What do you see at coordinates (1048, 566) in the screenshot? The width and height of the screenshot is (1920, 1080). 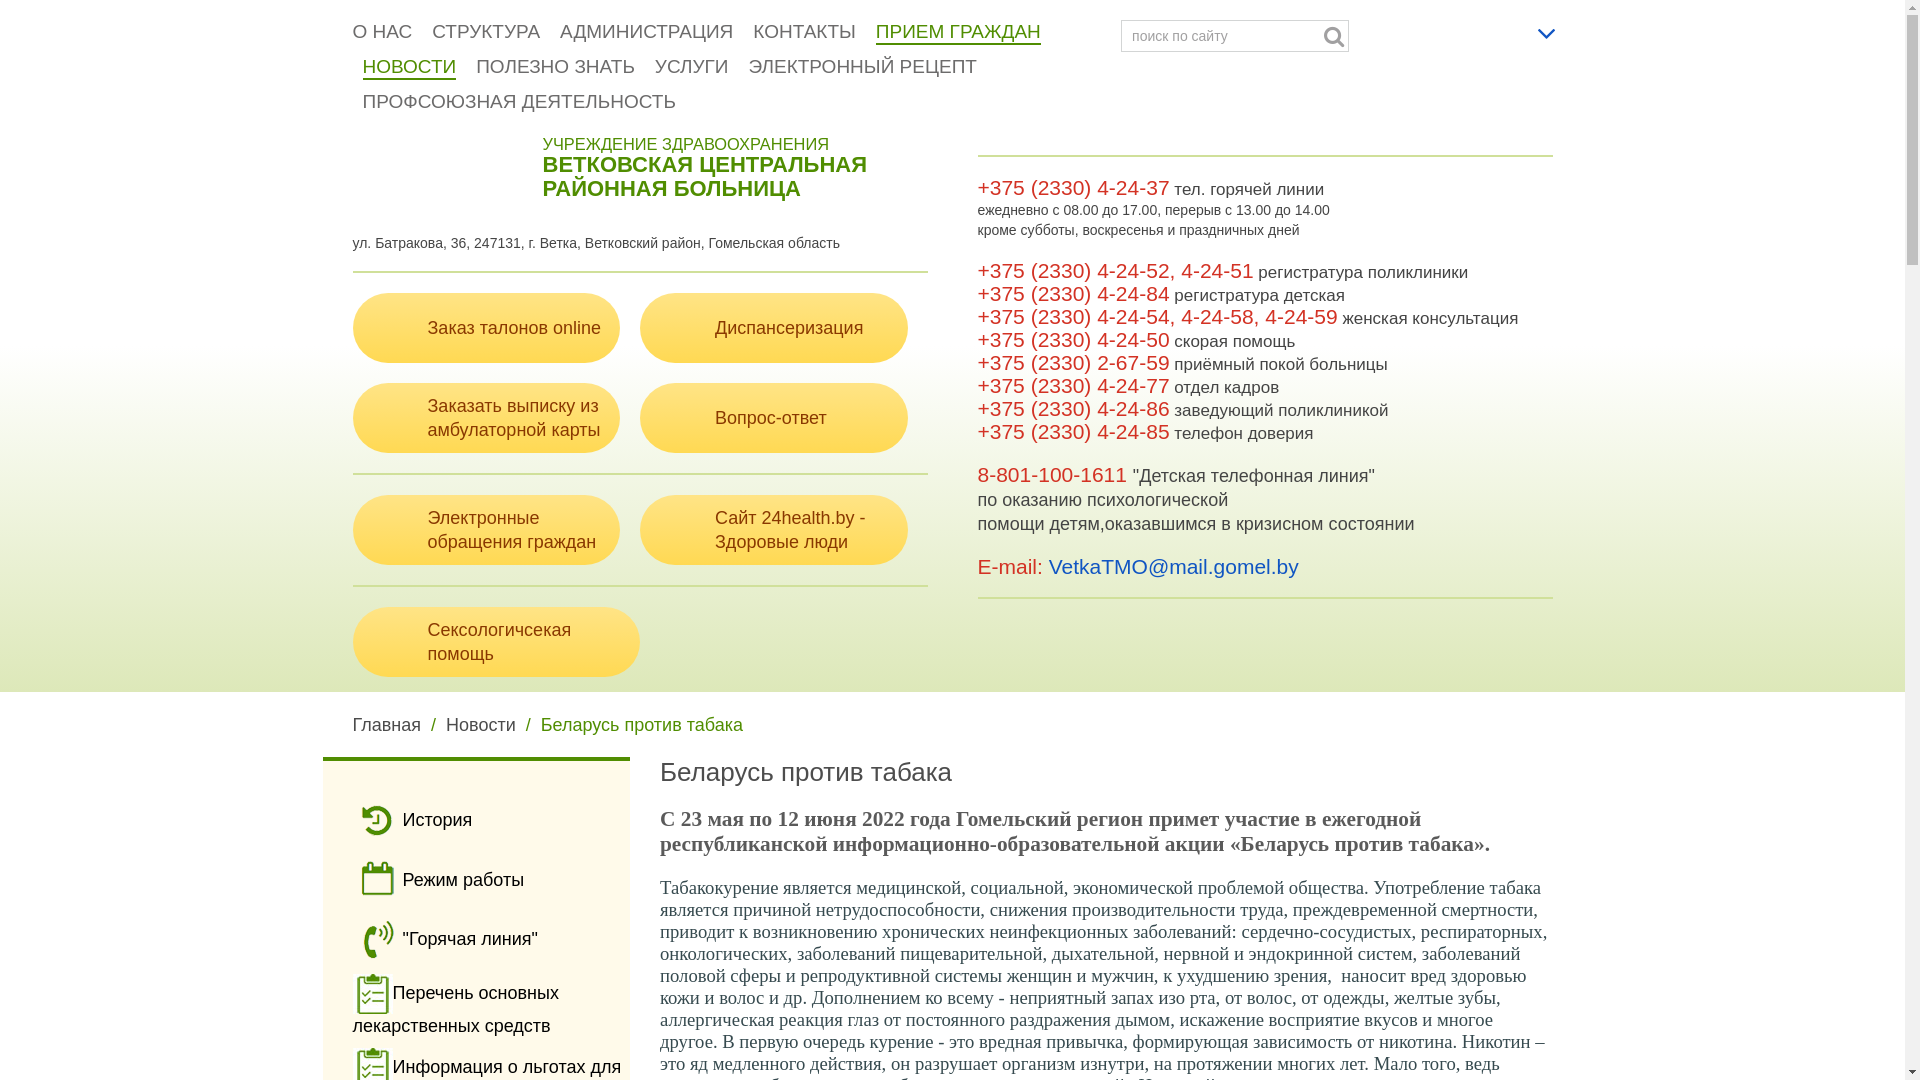 I see `'VetkaTMO@mail.gomel.by'` at bounding box center [1048, 566].